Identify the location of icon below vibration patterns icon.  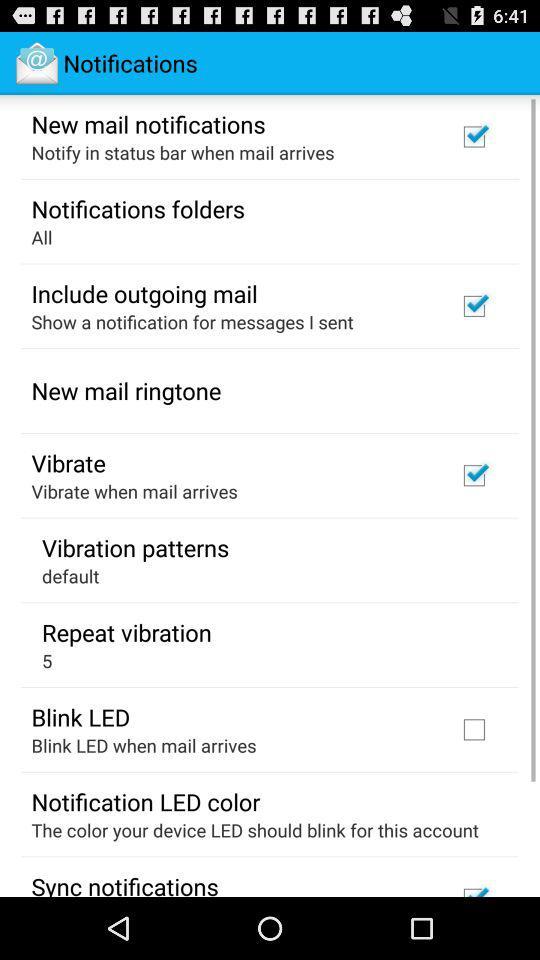
(69, 576).